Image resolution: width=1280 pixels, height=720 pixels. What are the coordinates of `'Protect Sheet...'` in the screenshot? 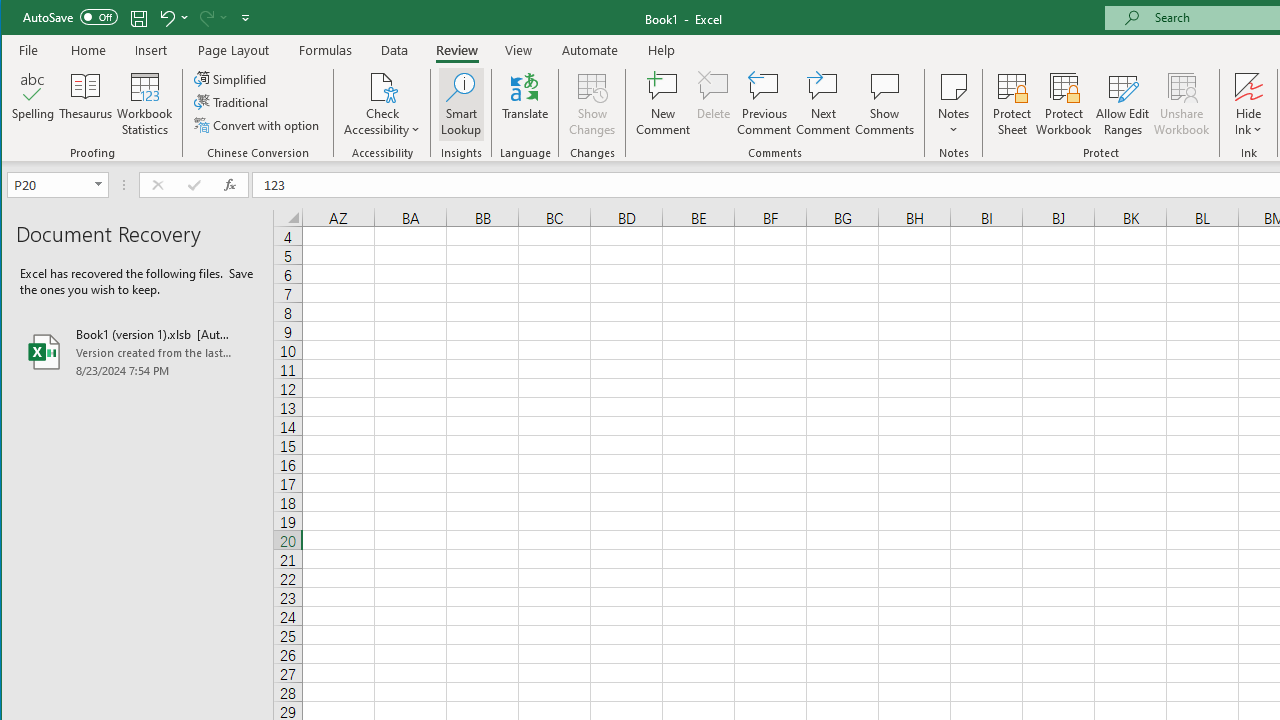 It's located at (1012, 104).